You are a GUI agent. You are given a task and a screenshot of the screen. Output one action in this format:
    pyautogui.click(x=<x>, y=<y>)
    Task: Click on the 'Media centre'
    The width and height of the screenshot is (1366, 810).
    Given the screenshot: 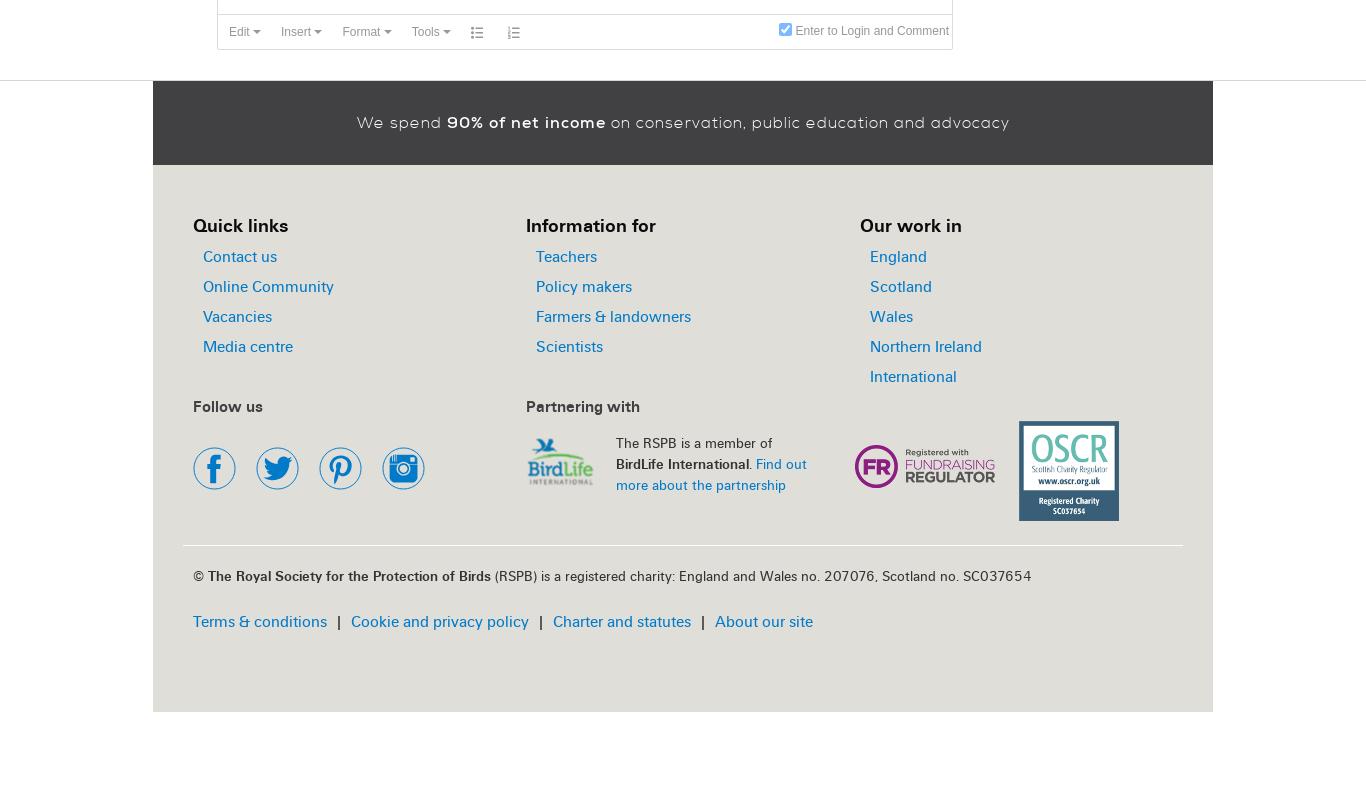 What is the action you would take?
    pyautogui.click(x=201, y=345)
    